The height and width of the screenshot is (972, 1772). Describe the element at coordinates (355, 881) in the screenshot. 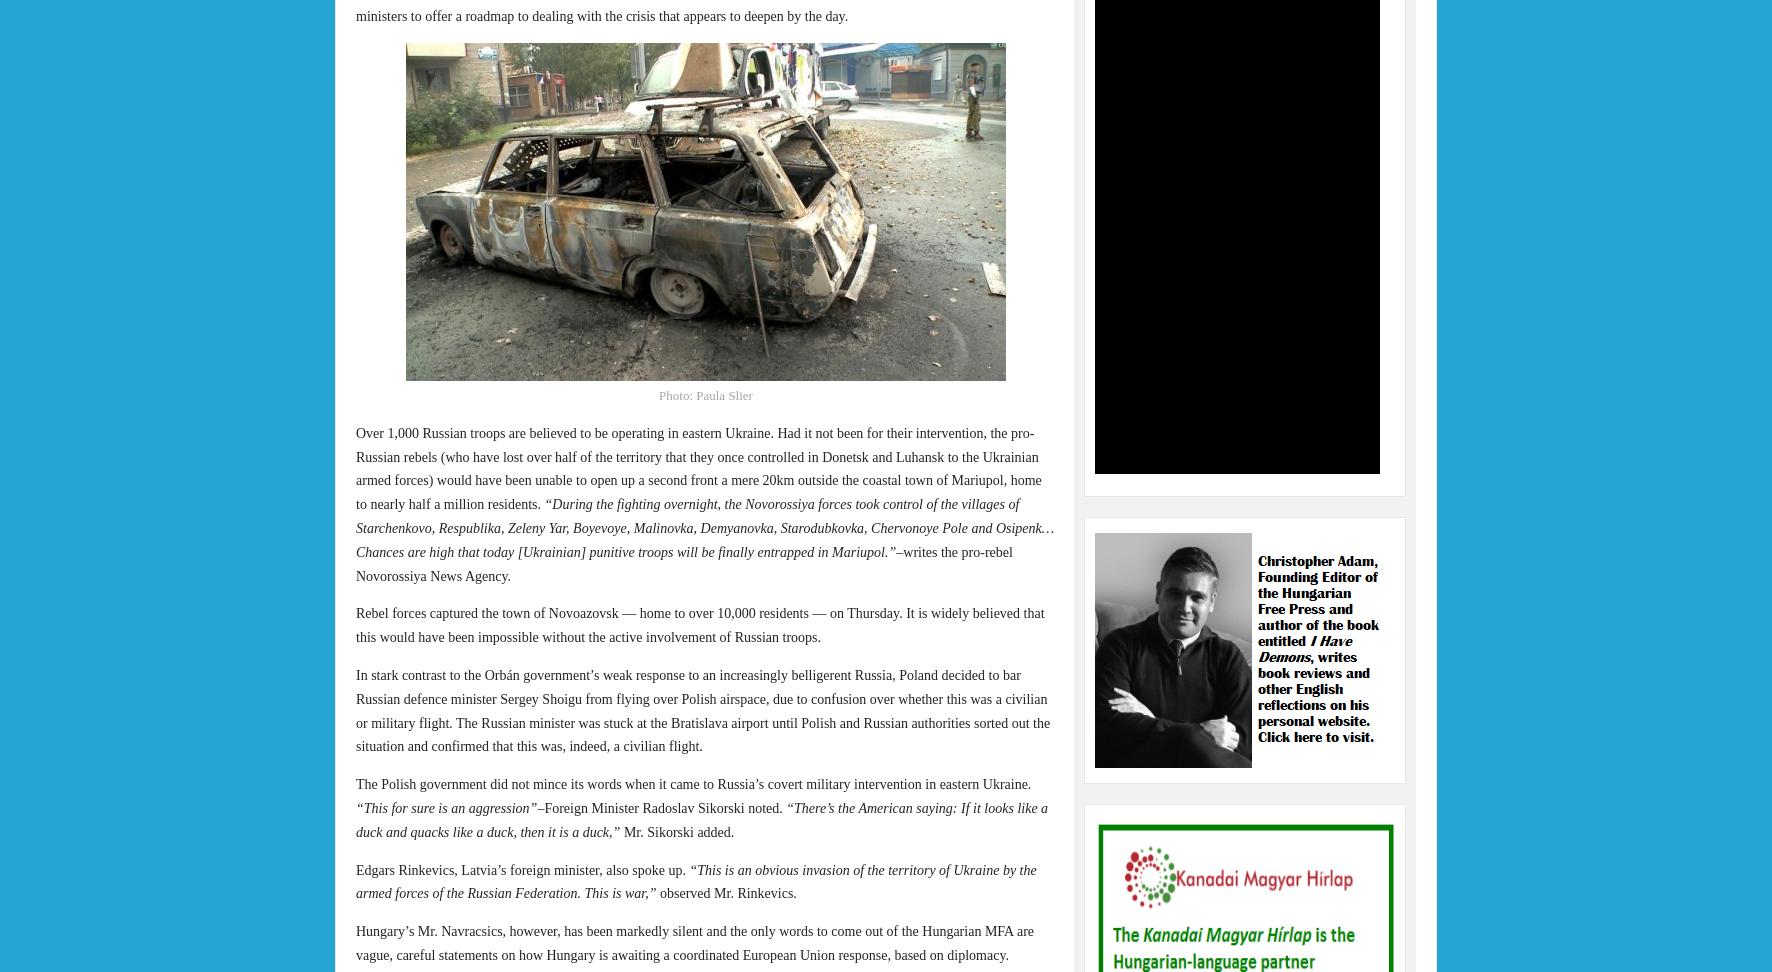

I see `'“This is an obvious invasion of the territory of Ukraine by the armed forces of the Russian Federation. This is war,”'` at that location.